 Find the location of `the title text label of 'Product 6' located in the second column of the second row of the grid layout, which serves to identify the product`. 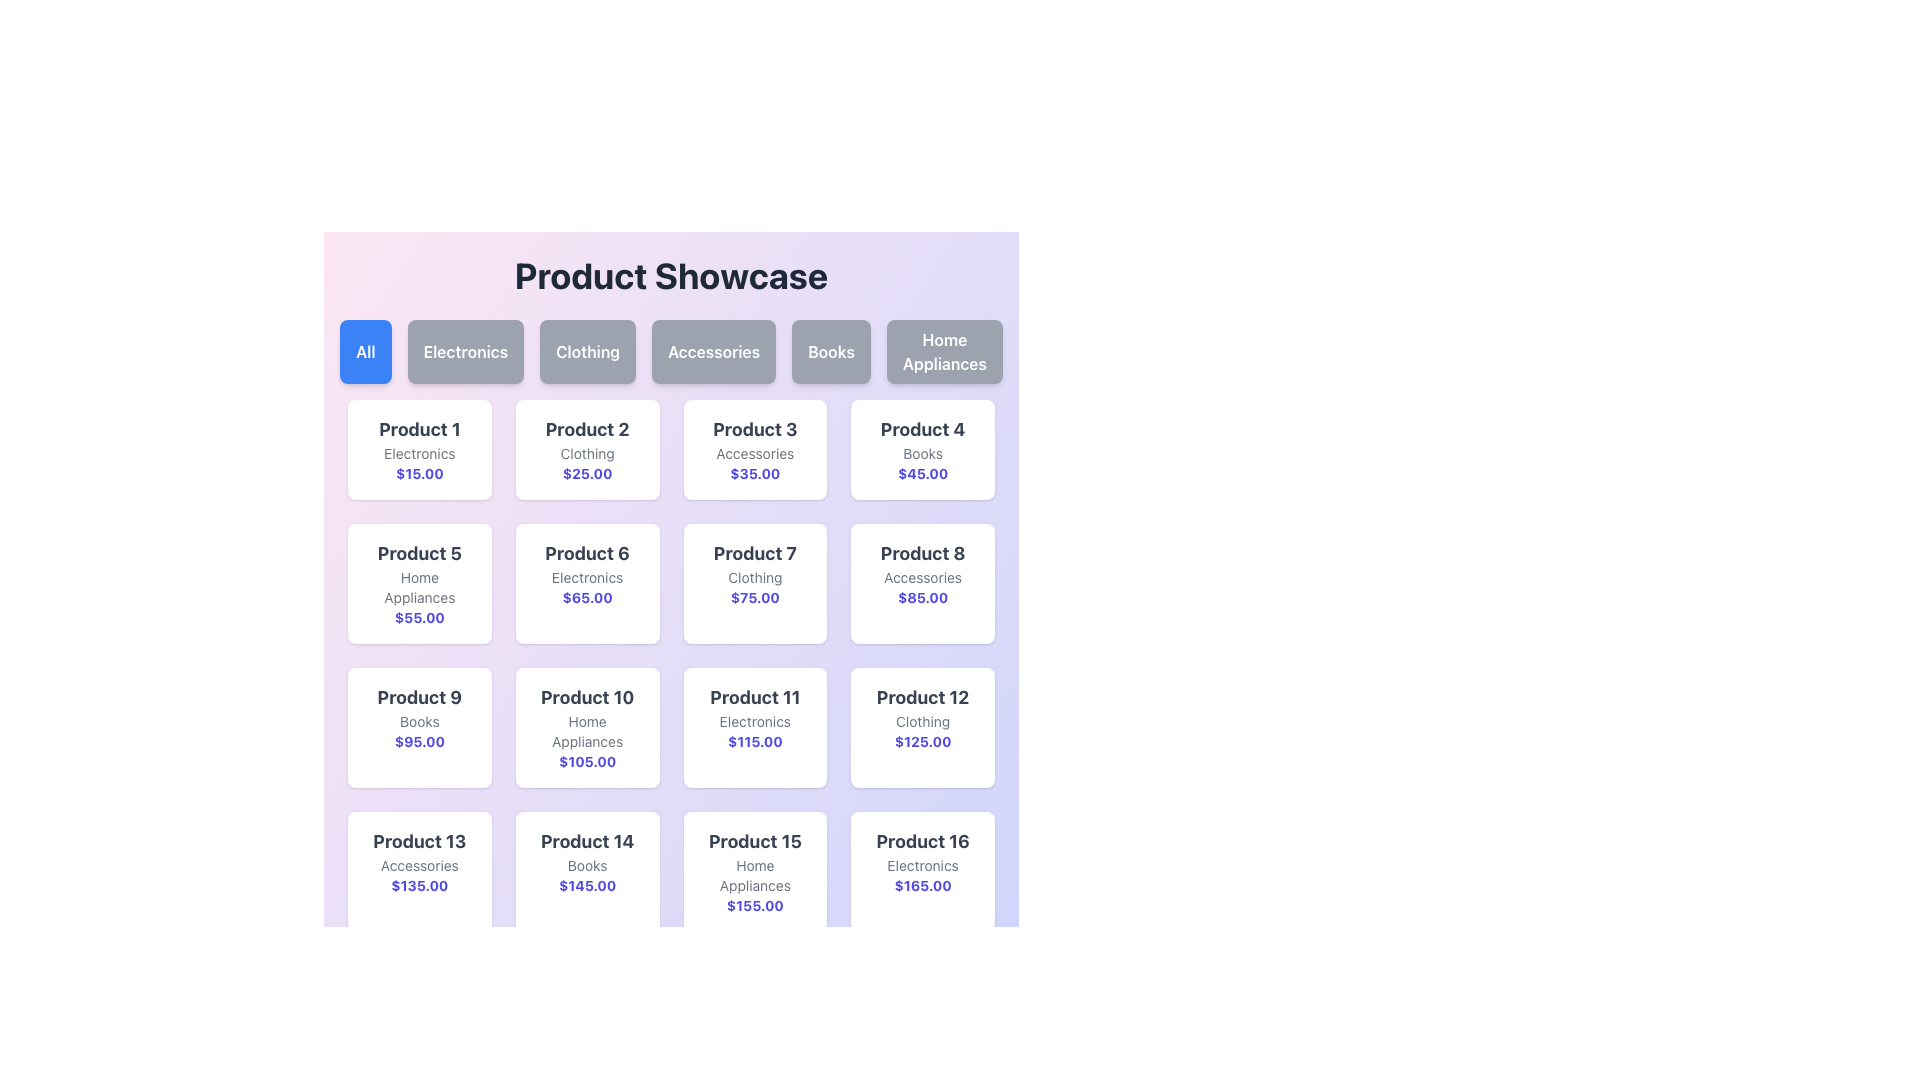

the title text label of 'Product 6' located in the second column of the second row of the grid layout, which serves to identify the product is located at coordinates (586, 554).